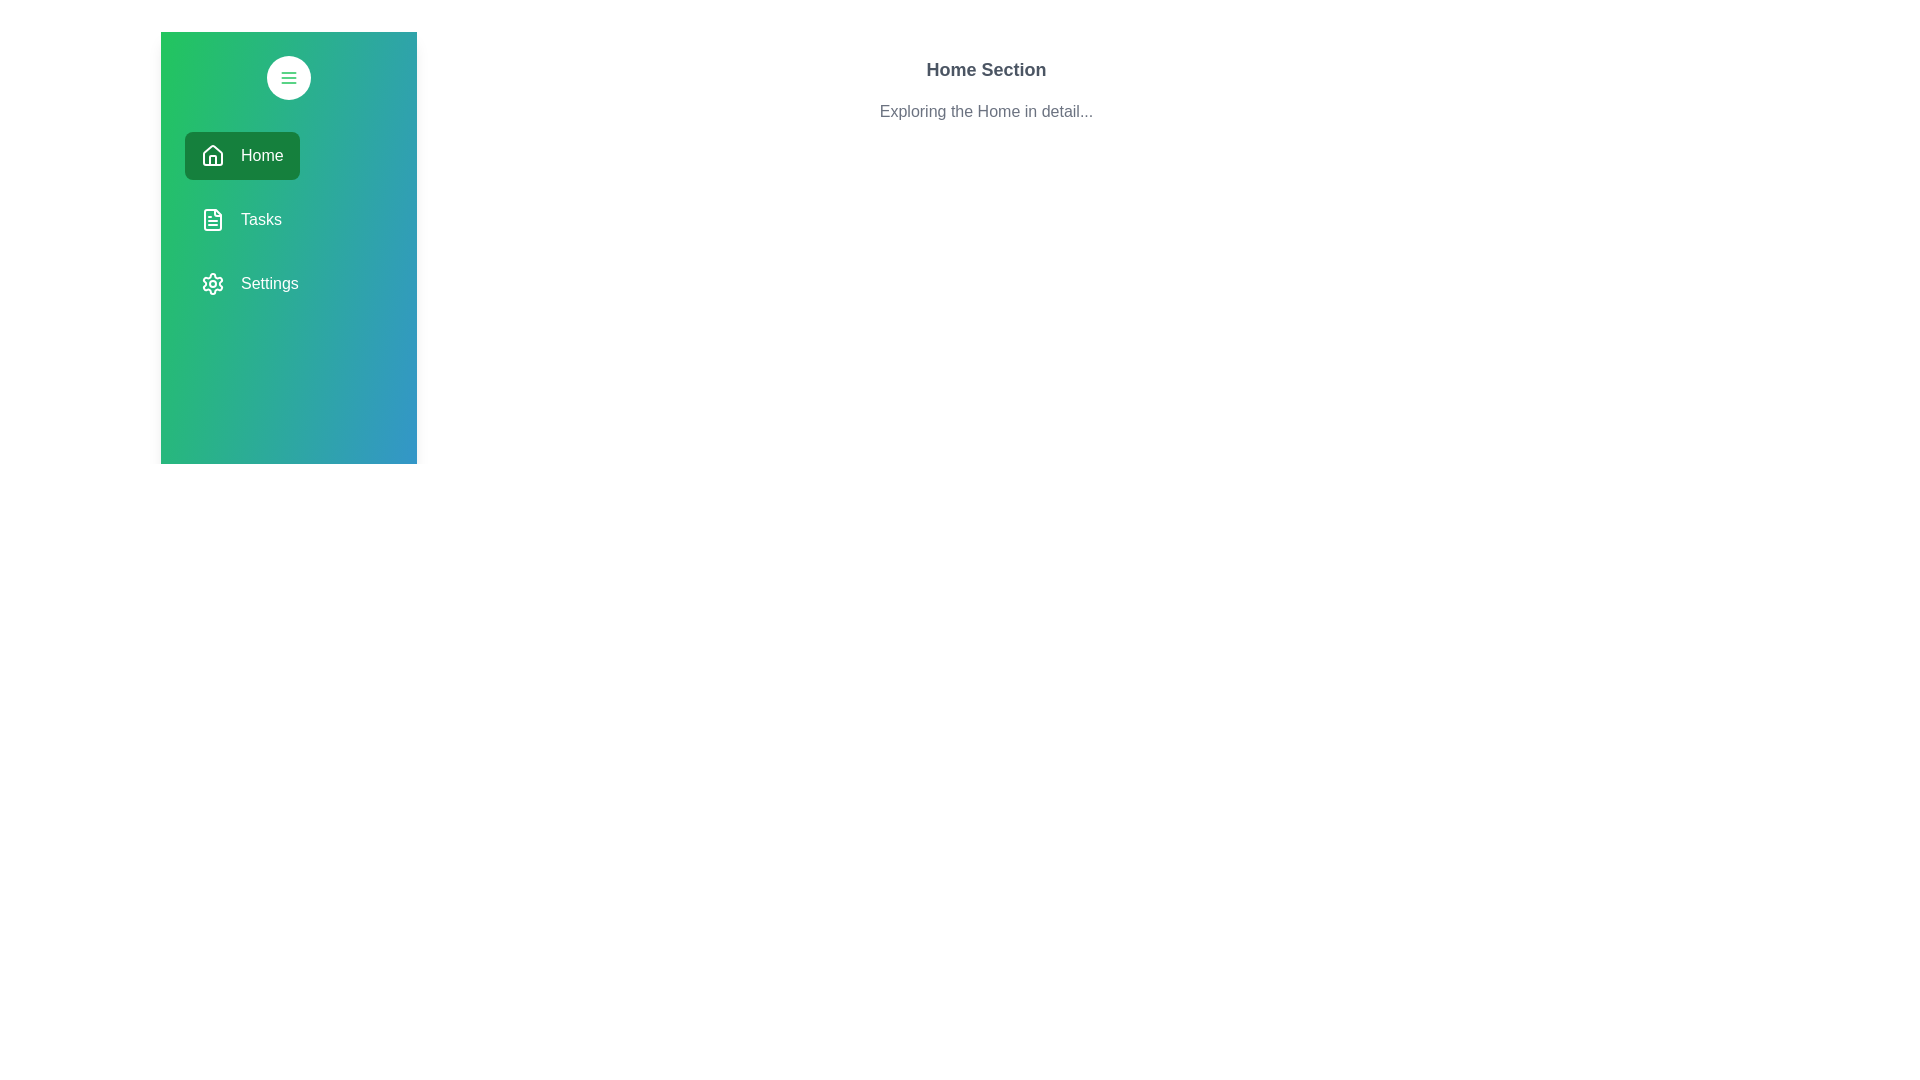 This screenshot has height=1080, width=1920. I want to click on the menu toggle icon located at the top-center of the circular button in the sidebar, so click(287, 76).